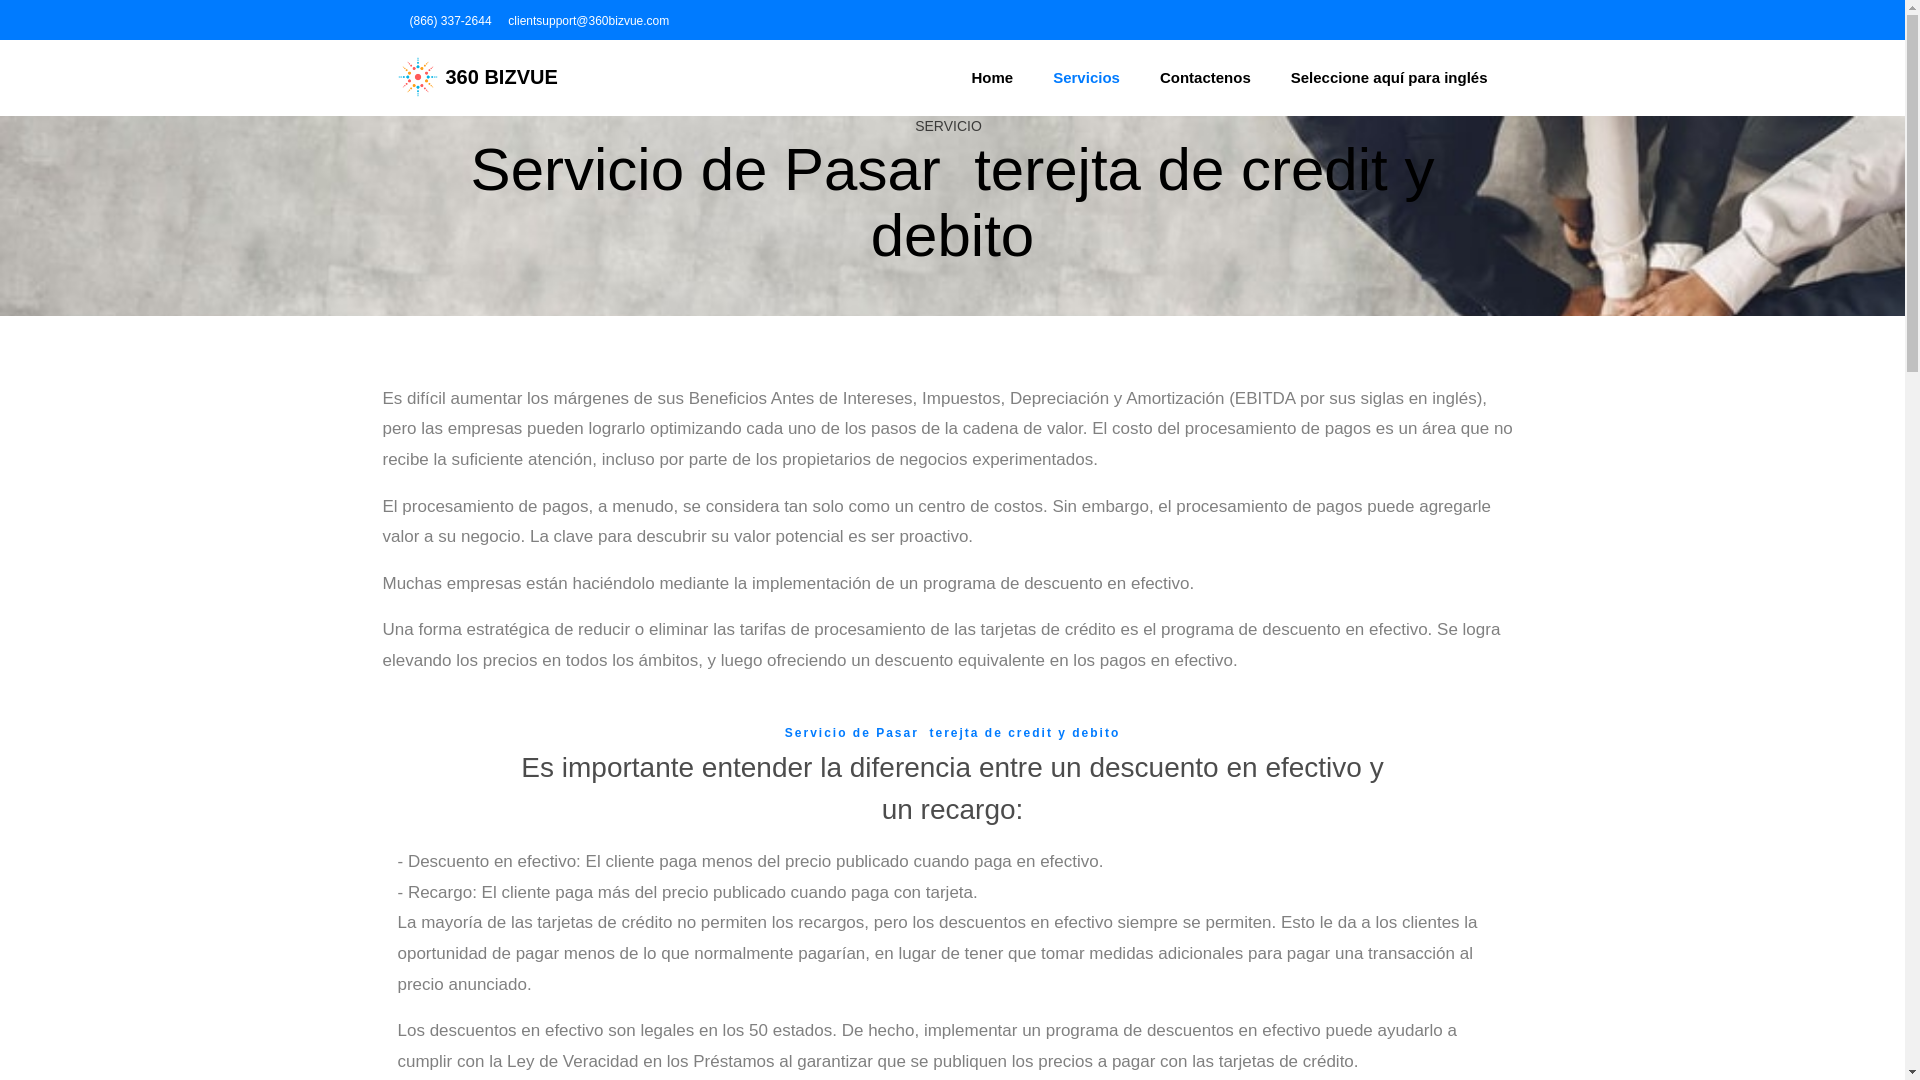  Describe the element at coordinates (405, 20) in the screenshot. I see `'(866) 337-2644'` at that location.